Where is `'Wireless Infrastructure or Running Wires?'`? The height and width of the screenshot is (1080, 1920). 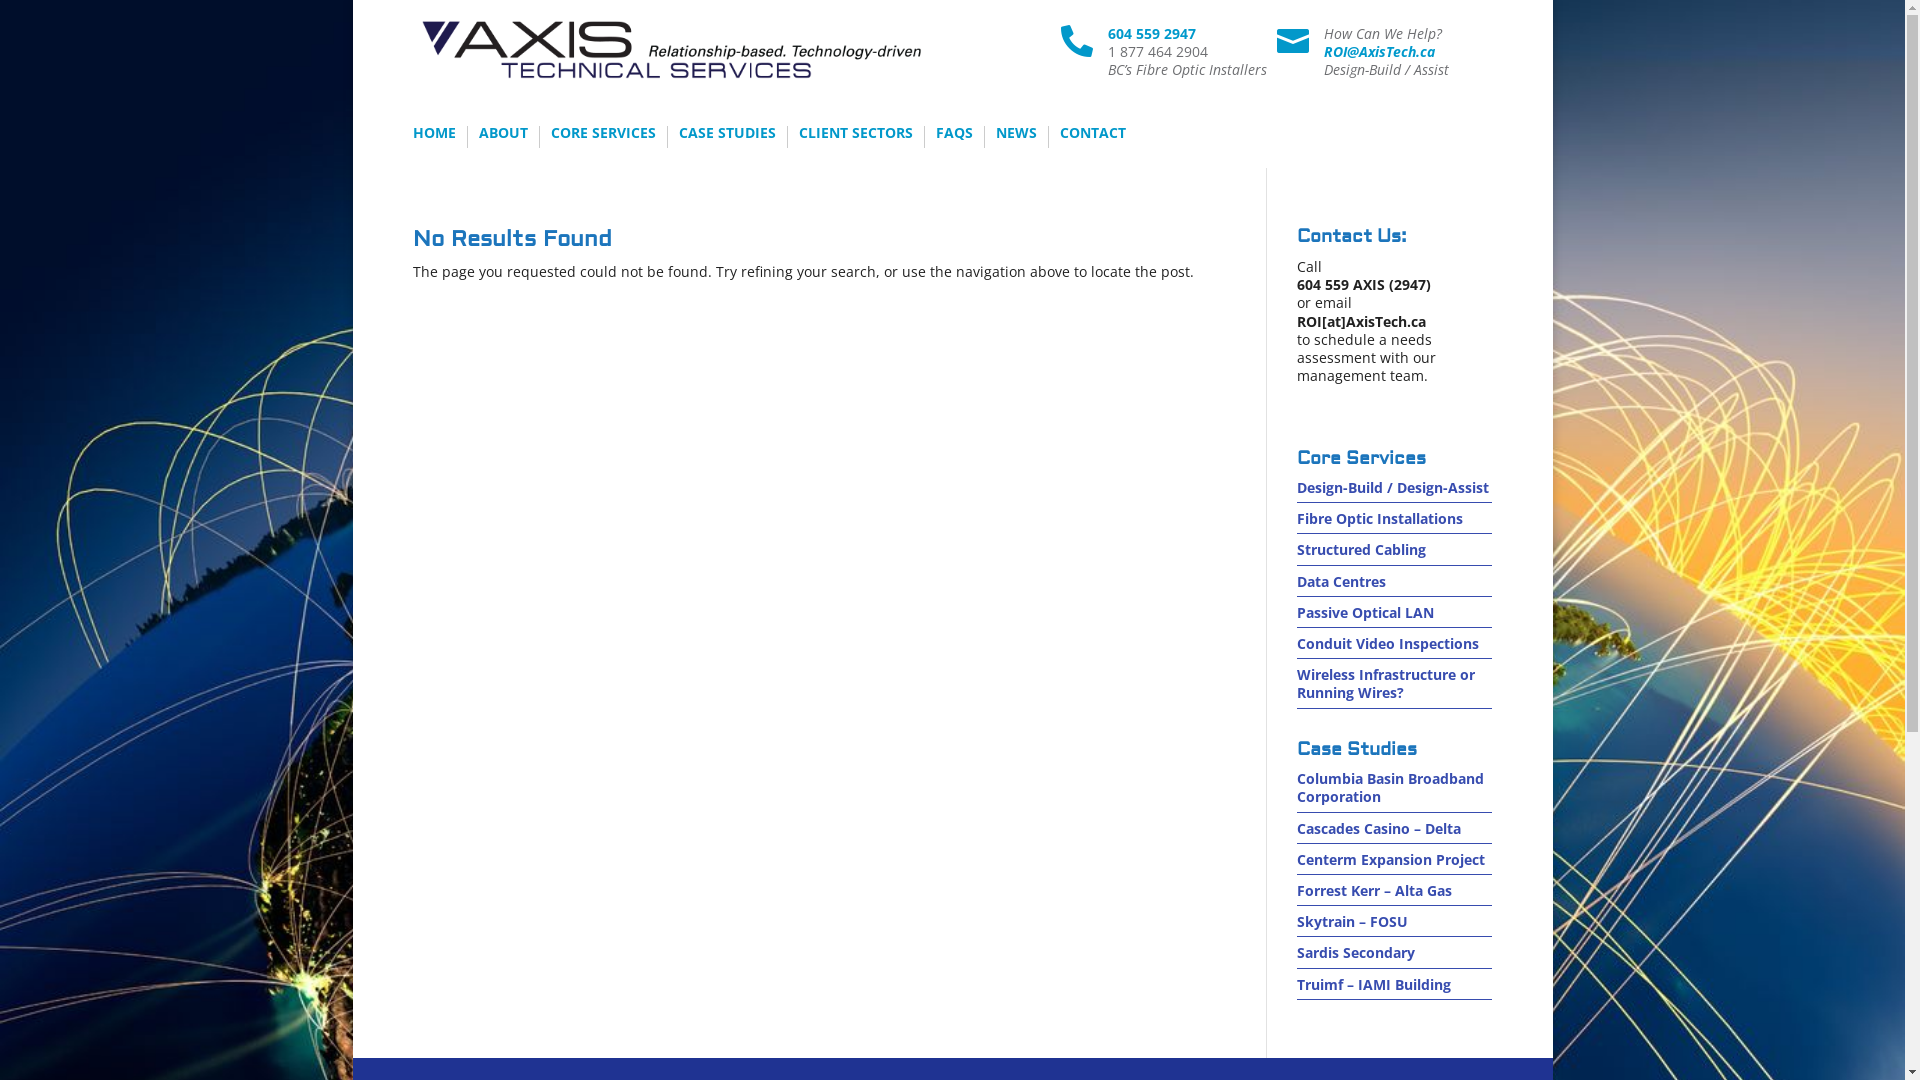 'Wireless Infrastructure or Running Wires?' is located at coordinates (1296, 682).